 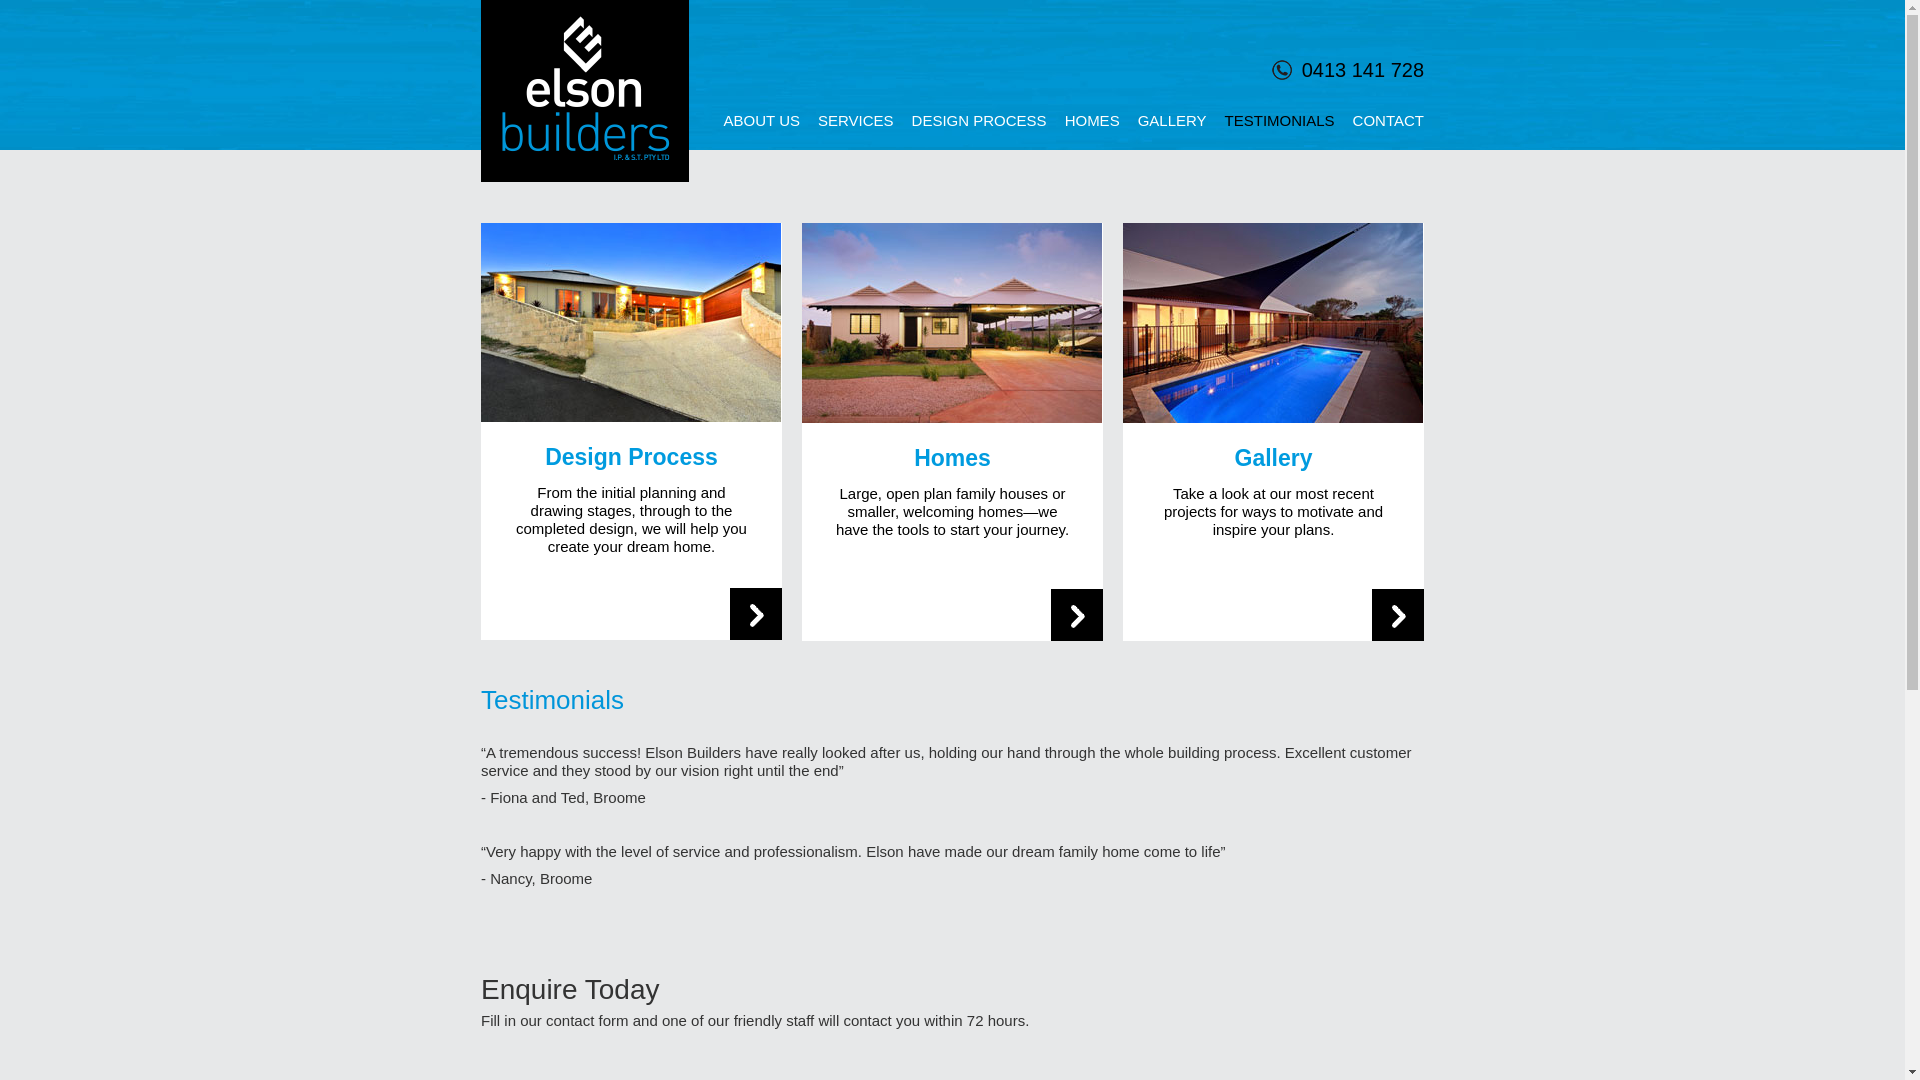 What do you see at coordinates (1348, 67) in the screenshot?
I see `'0413 141 728'` at bounding box center [1348, 67].